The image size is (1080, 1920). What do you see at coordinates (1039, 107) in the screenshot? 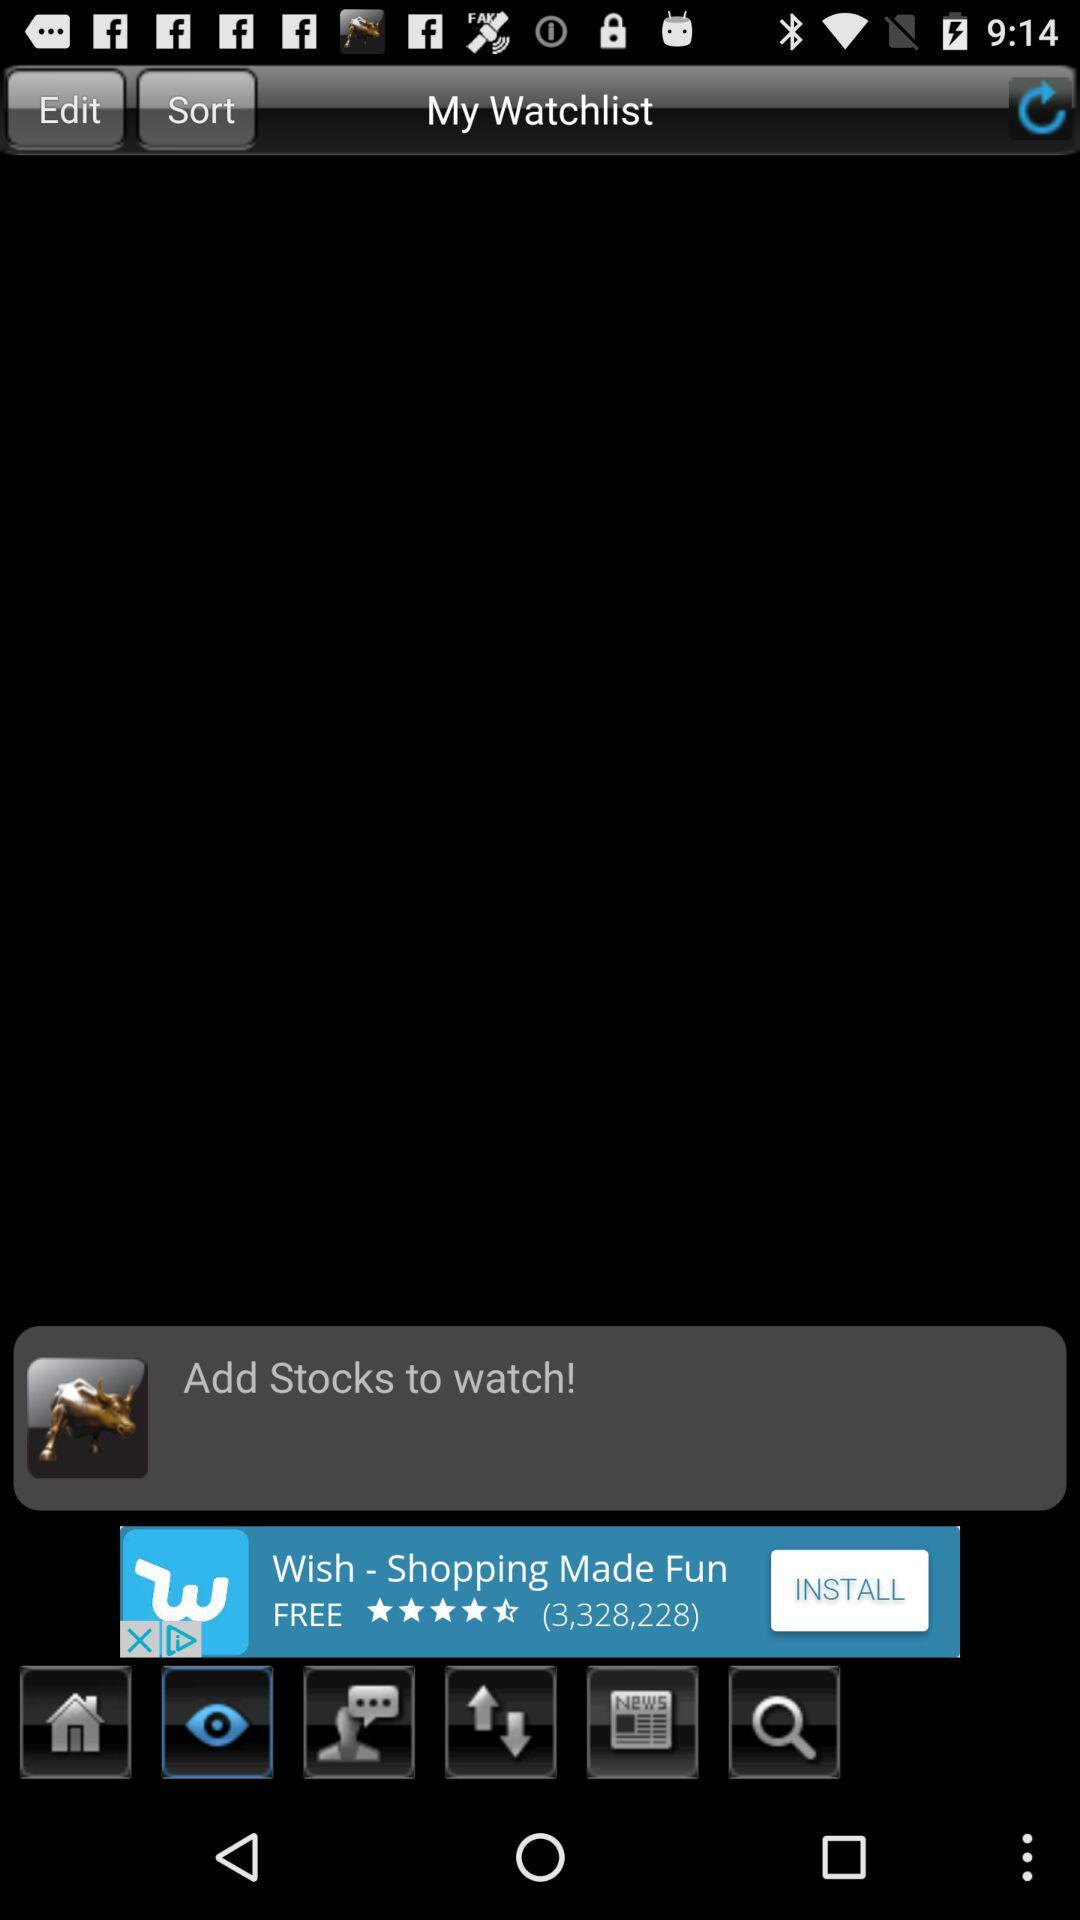
I see `reloads the page` at bounding box center [1039, 107].